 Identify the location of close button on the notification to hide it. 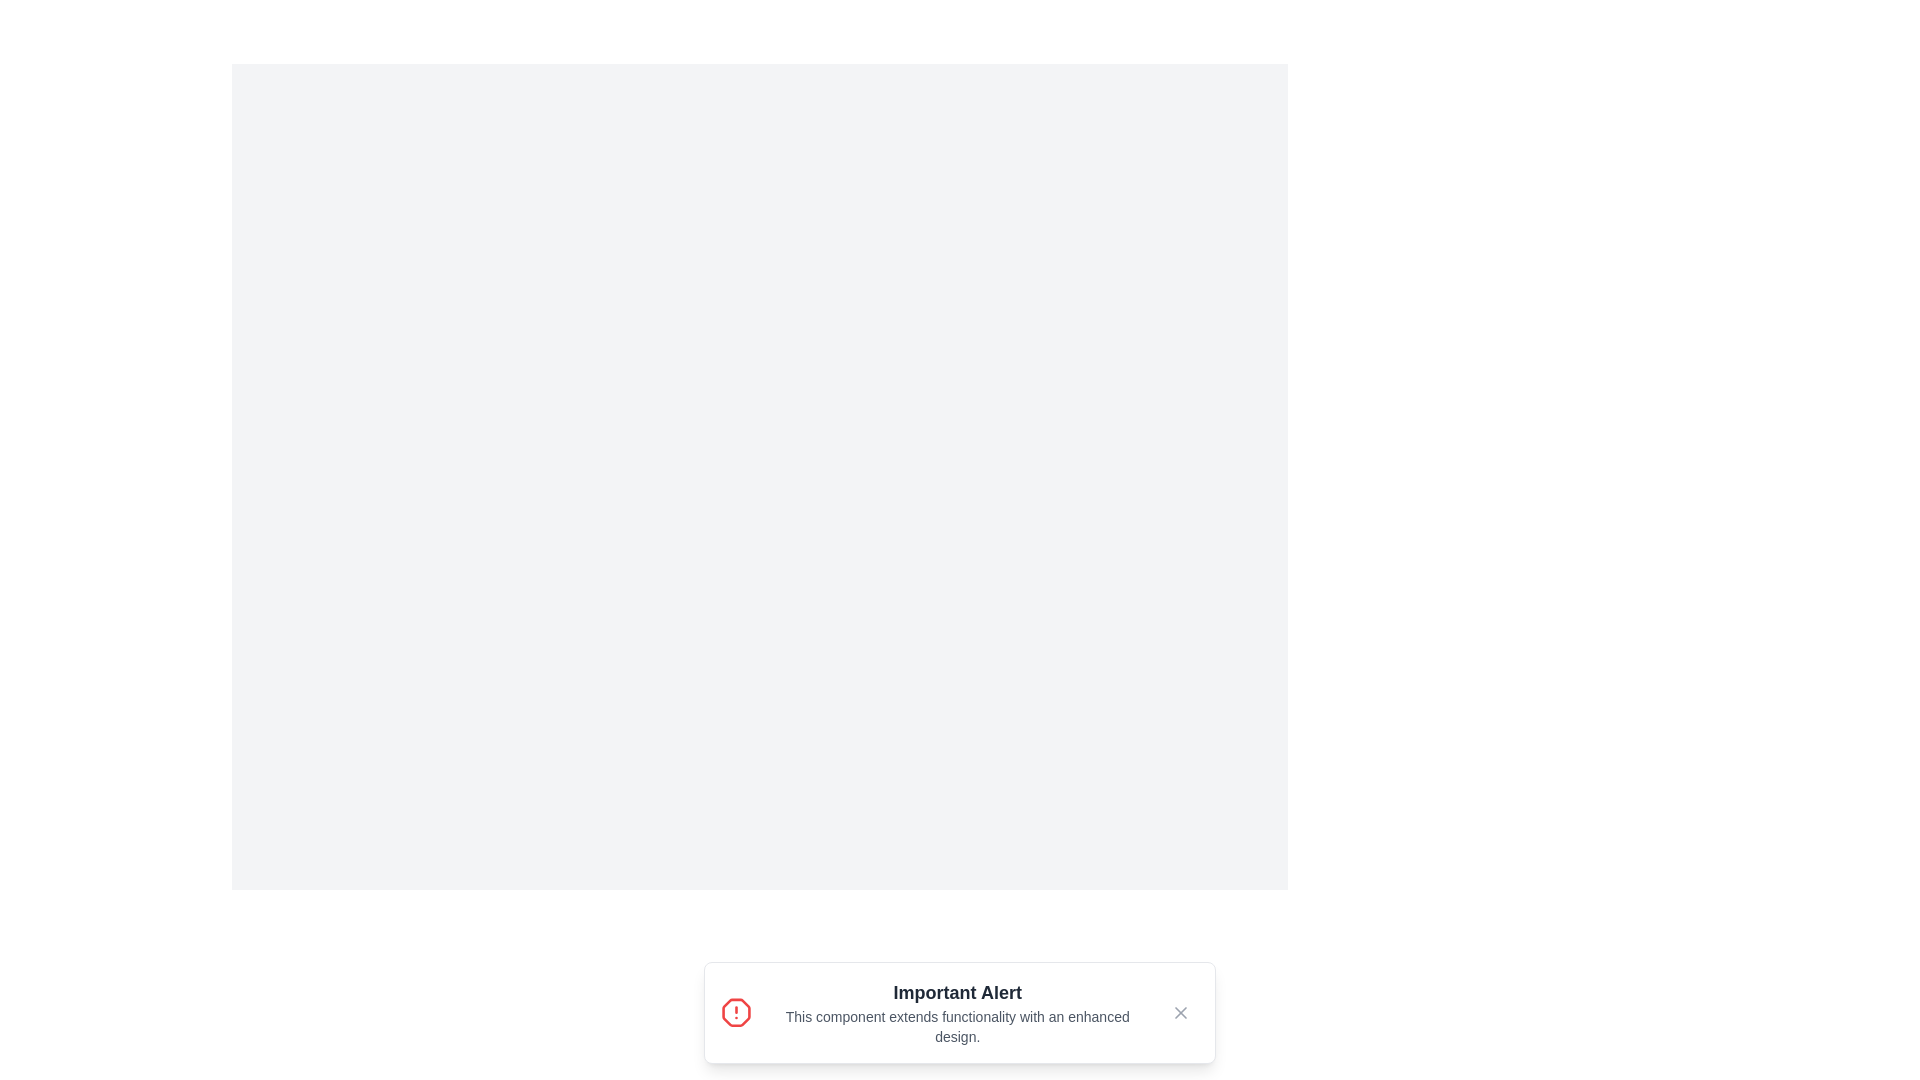
(1180, 1013).